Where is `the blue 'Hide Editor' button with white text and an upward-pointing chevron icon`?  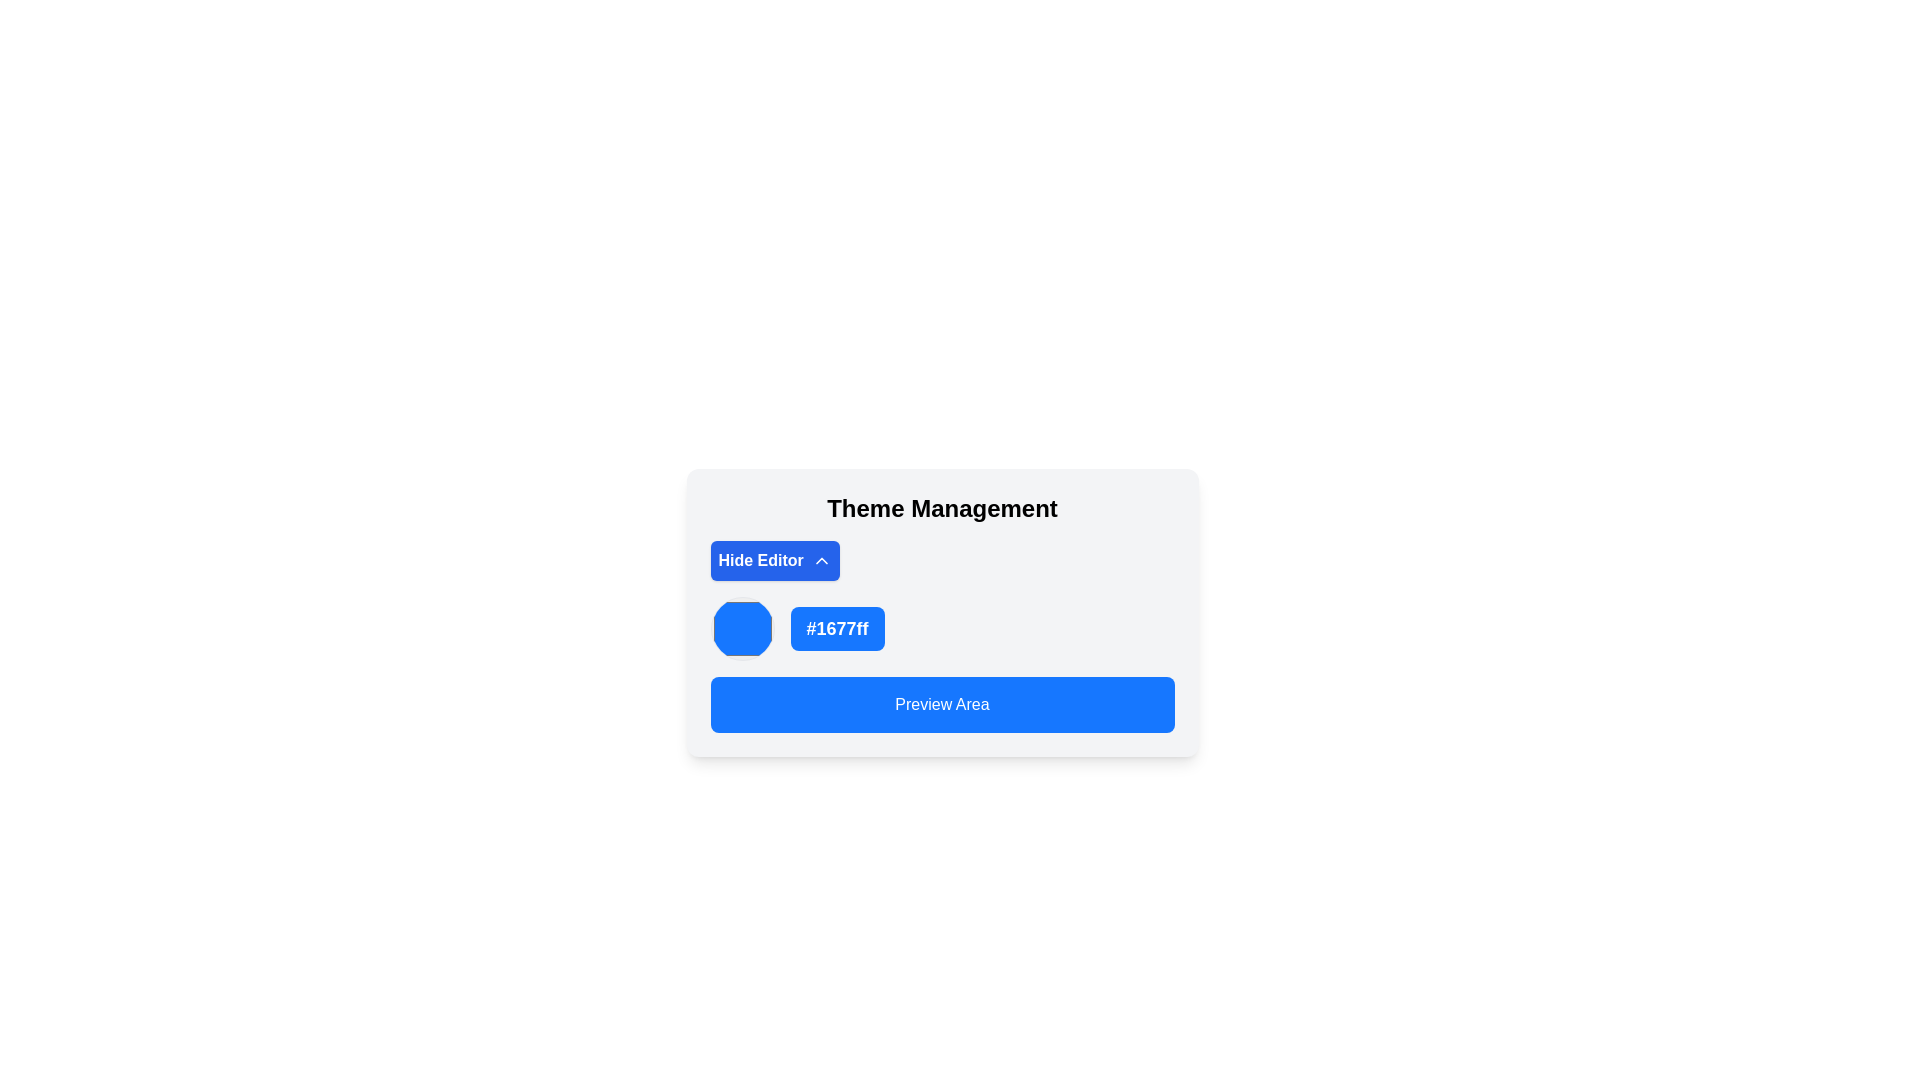
the blue 'Hide Editor' button with white text and an upward-pointing chevron icon is located at coordinates (774, 560).